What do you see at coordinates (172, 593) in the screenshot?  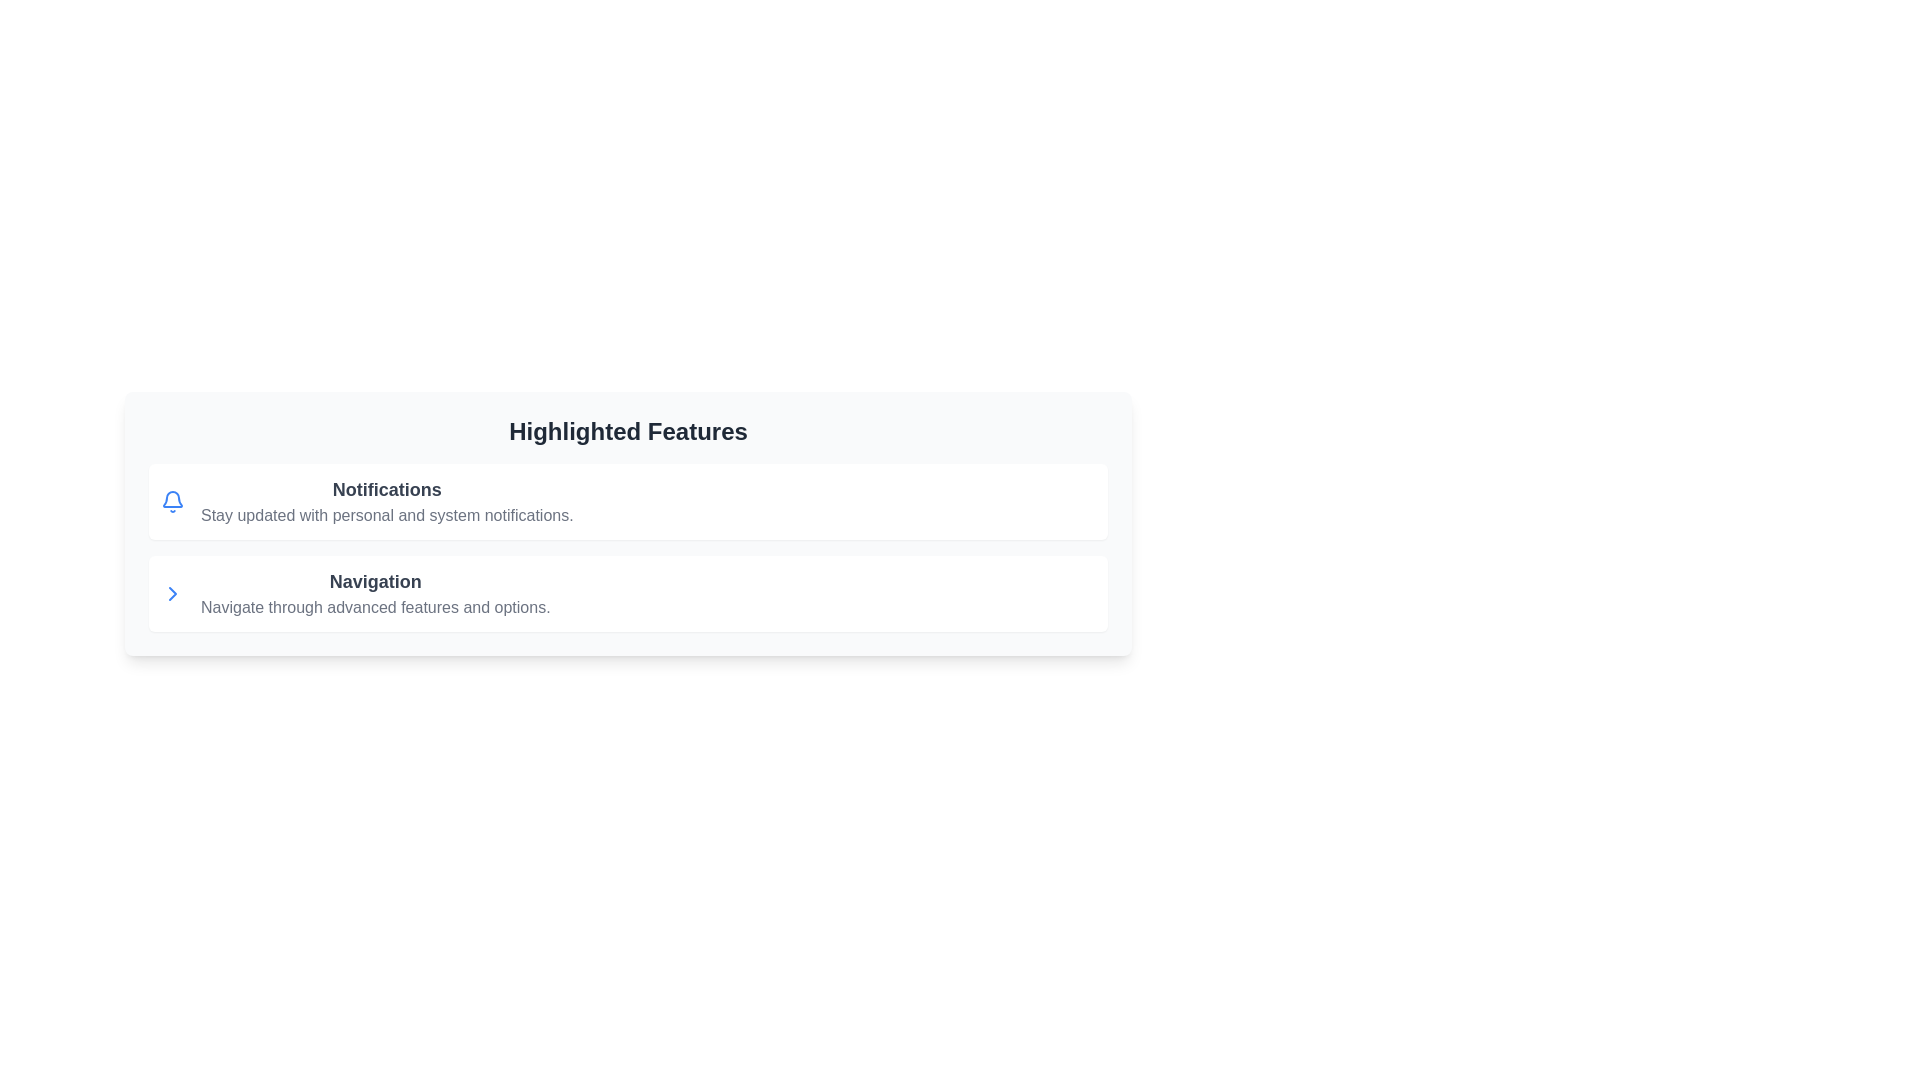 I see `the leftmost chevron icon in the 'Navigation' group under the 'Highlighted Features' section` at bounding box center [172, 593].